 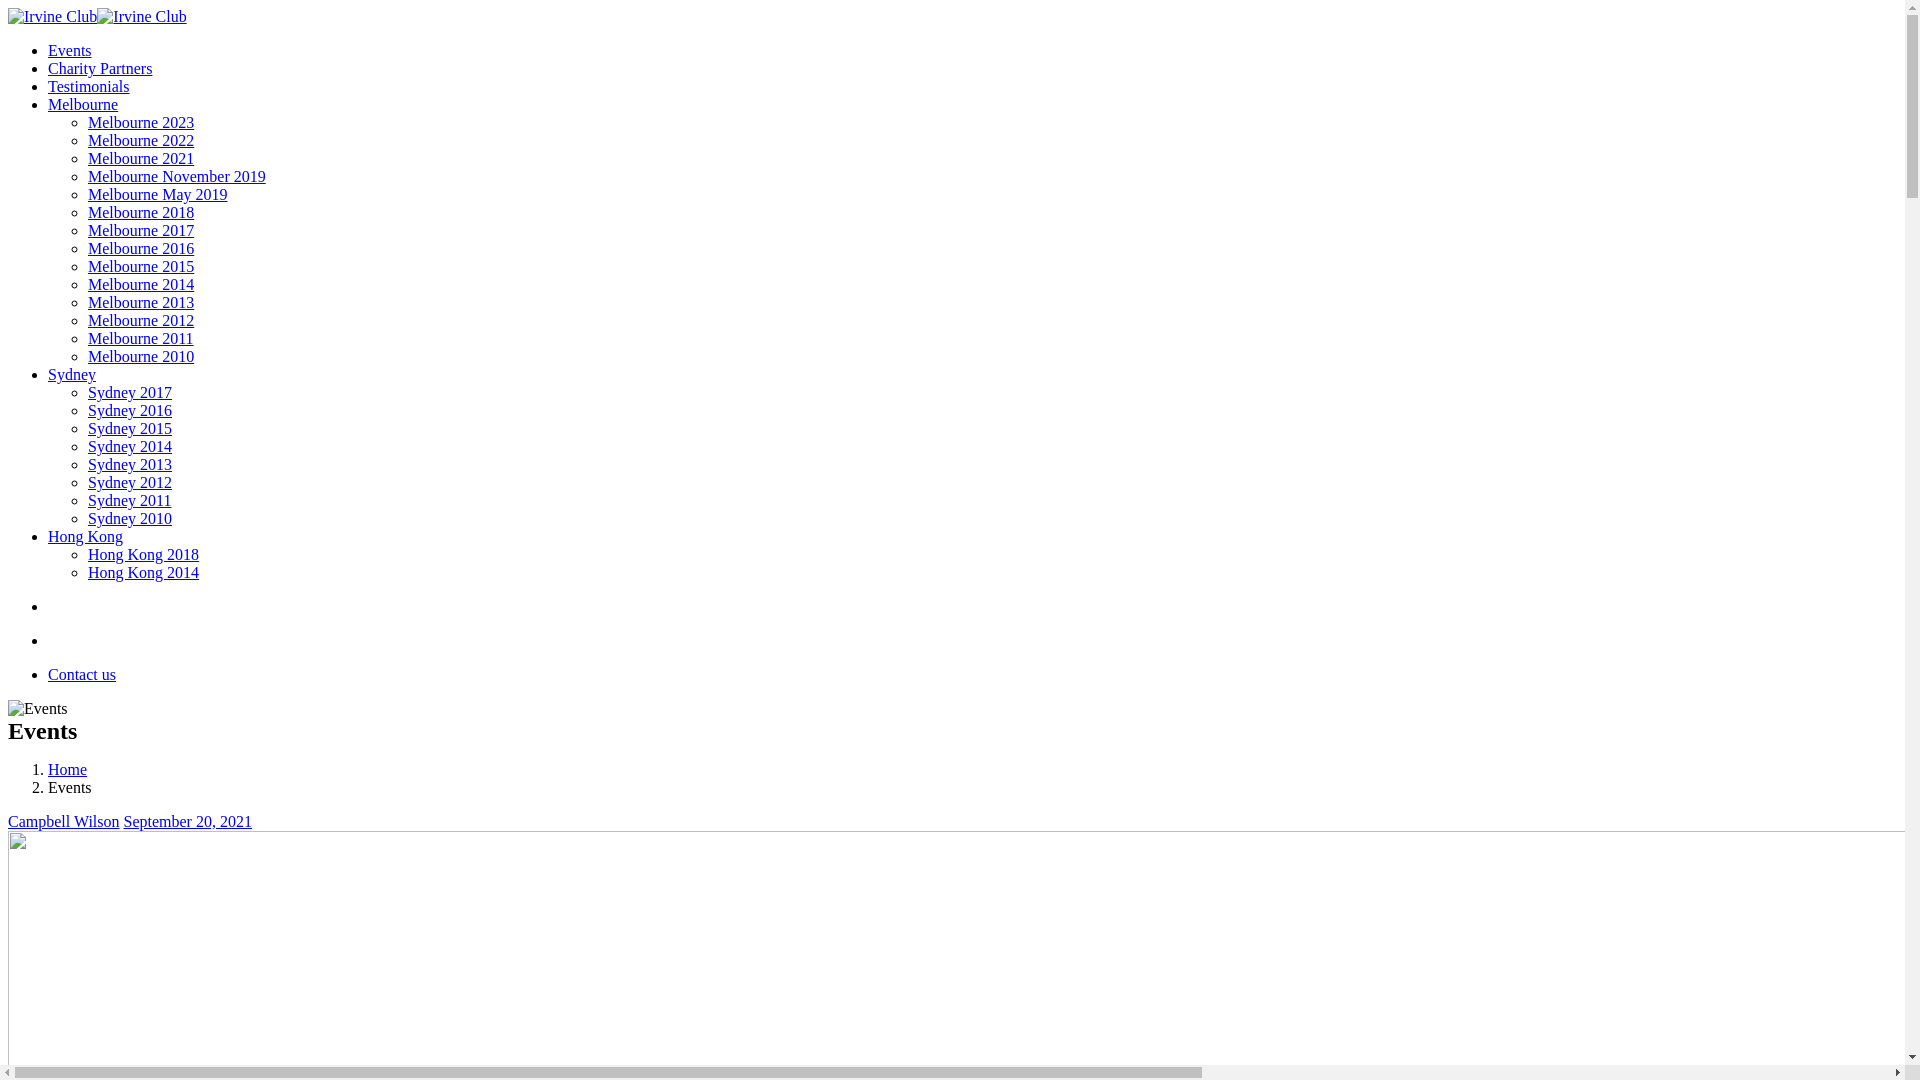 What do you see at coordinates (128, 427) in the screenshot?
I see `'Sydney 2015'` at bounding box center [128, 427].